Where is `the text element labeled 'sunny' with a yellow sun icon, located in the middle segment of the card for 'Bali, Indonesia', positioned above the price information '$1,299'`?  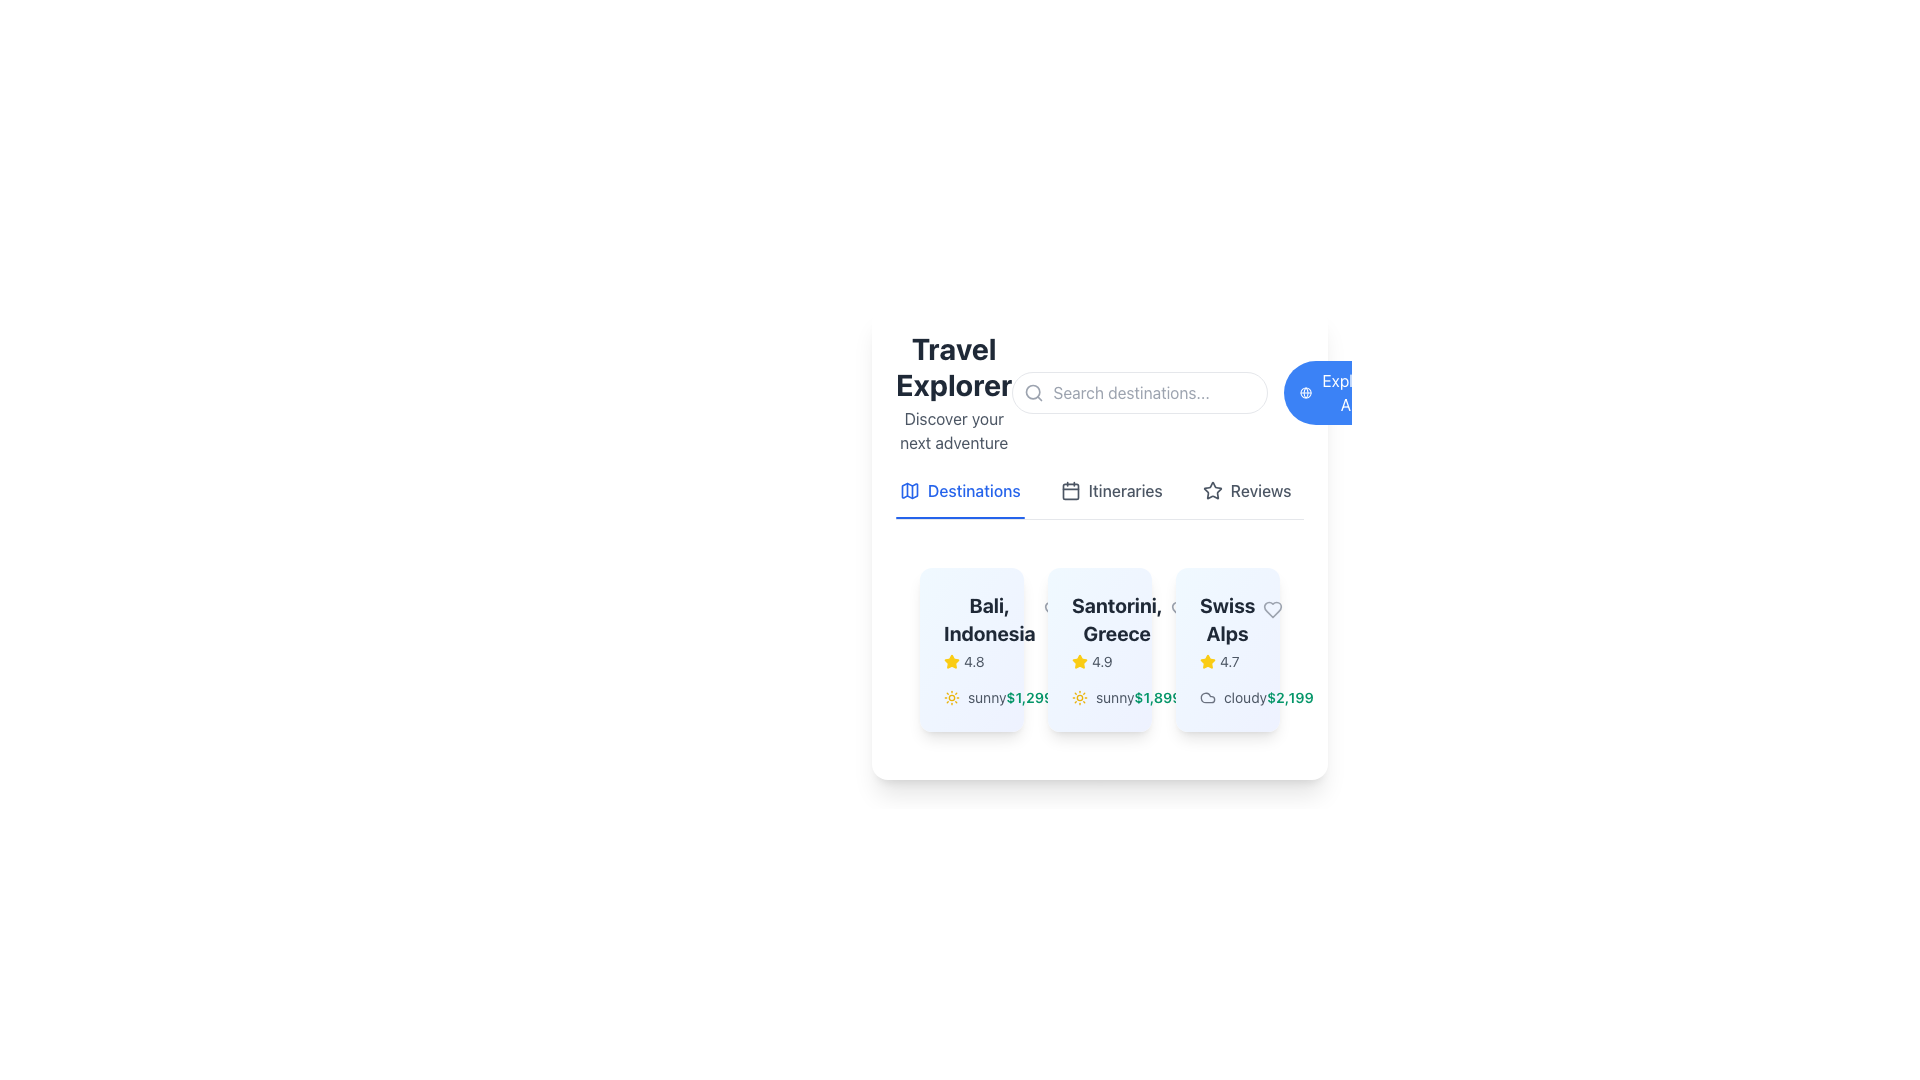 the text element labeled 'sunny' with a yellow sun icon, located in the middle segment of the card for 'Bali, Indonesia', positioned above the price information '$1,299' is located at coordinates (971, 697).